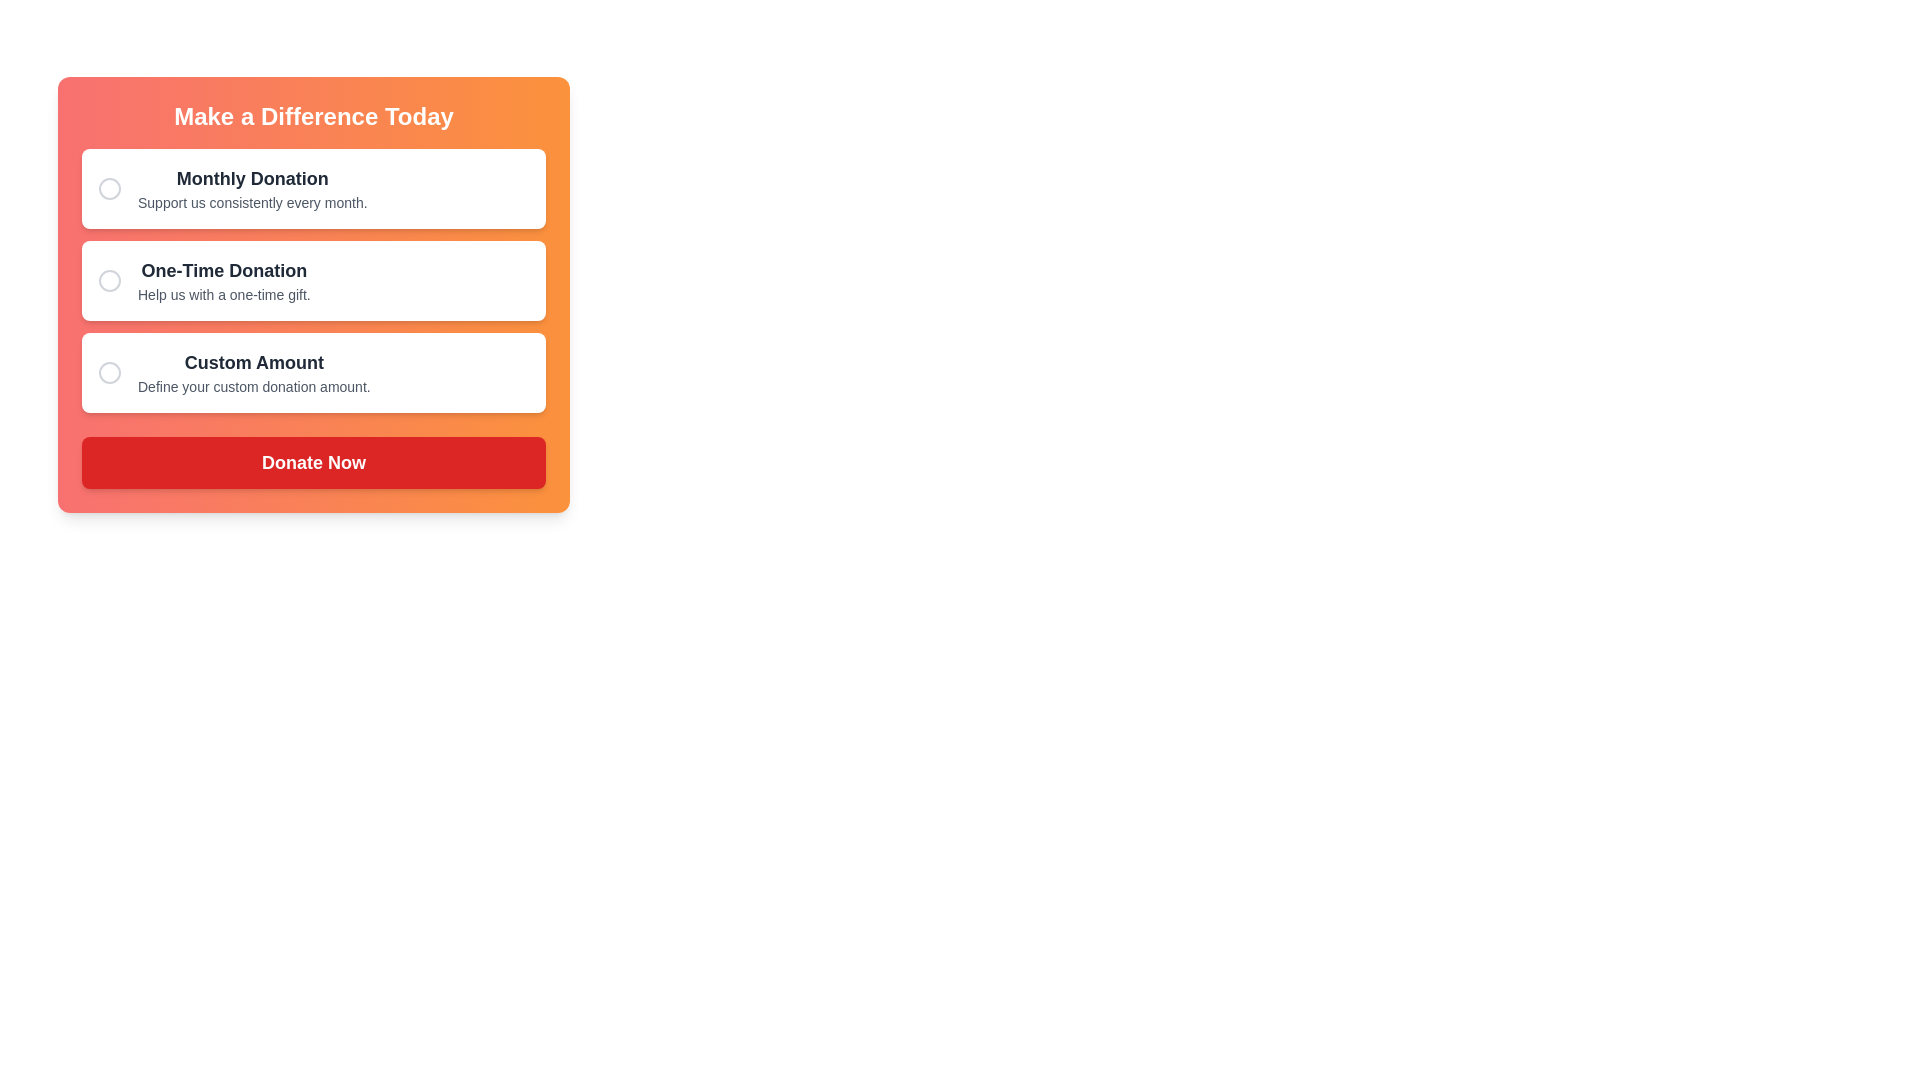 The width and height of the screenshot is (1920, 1080). Describe the element at coordinates (109, 373) in the screenshot. I see `the unselected radio button for the 'Custom Amount' donation option, which is the third circular outline element in the vertical list within the 'Make a Difference Today' card` at that location.